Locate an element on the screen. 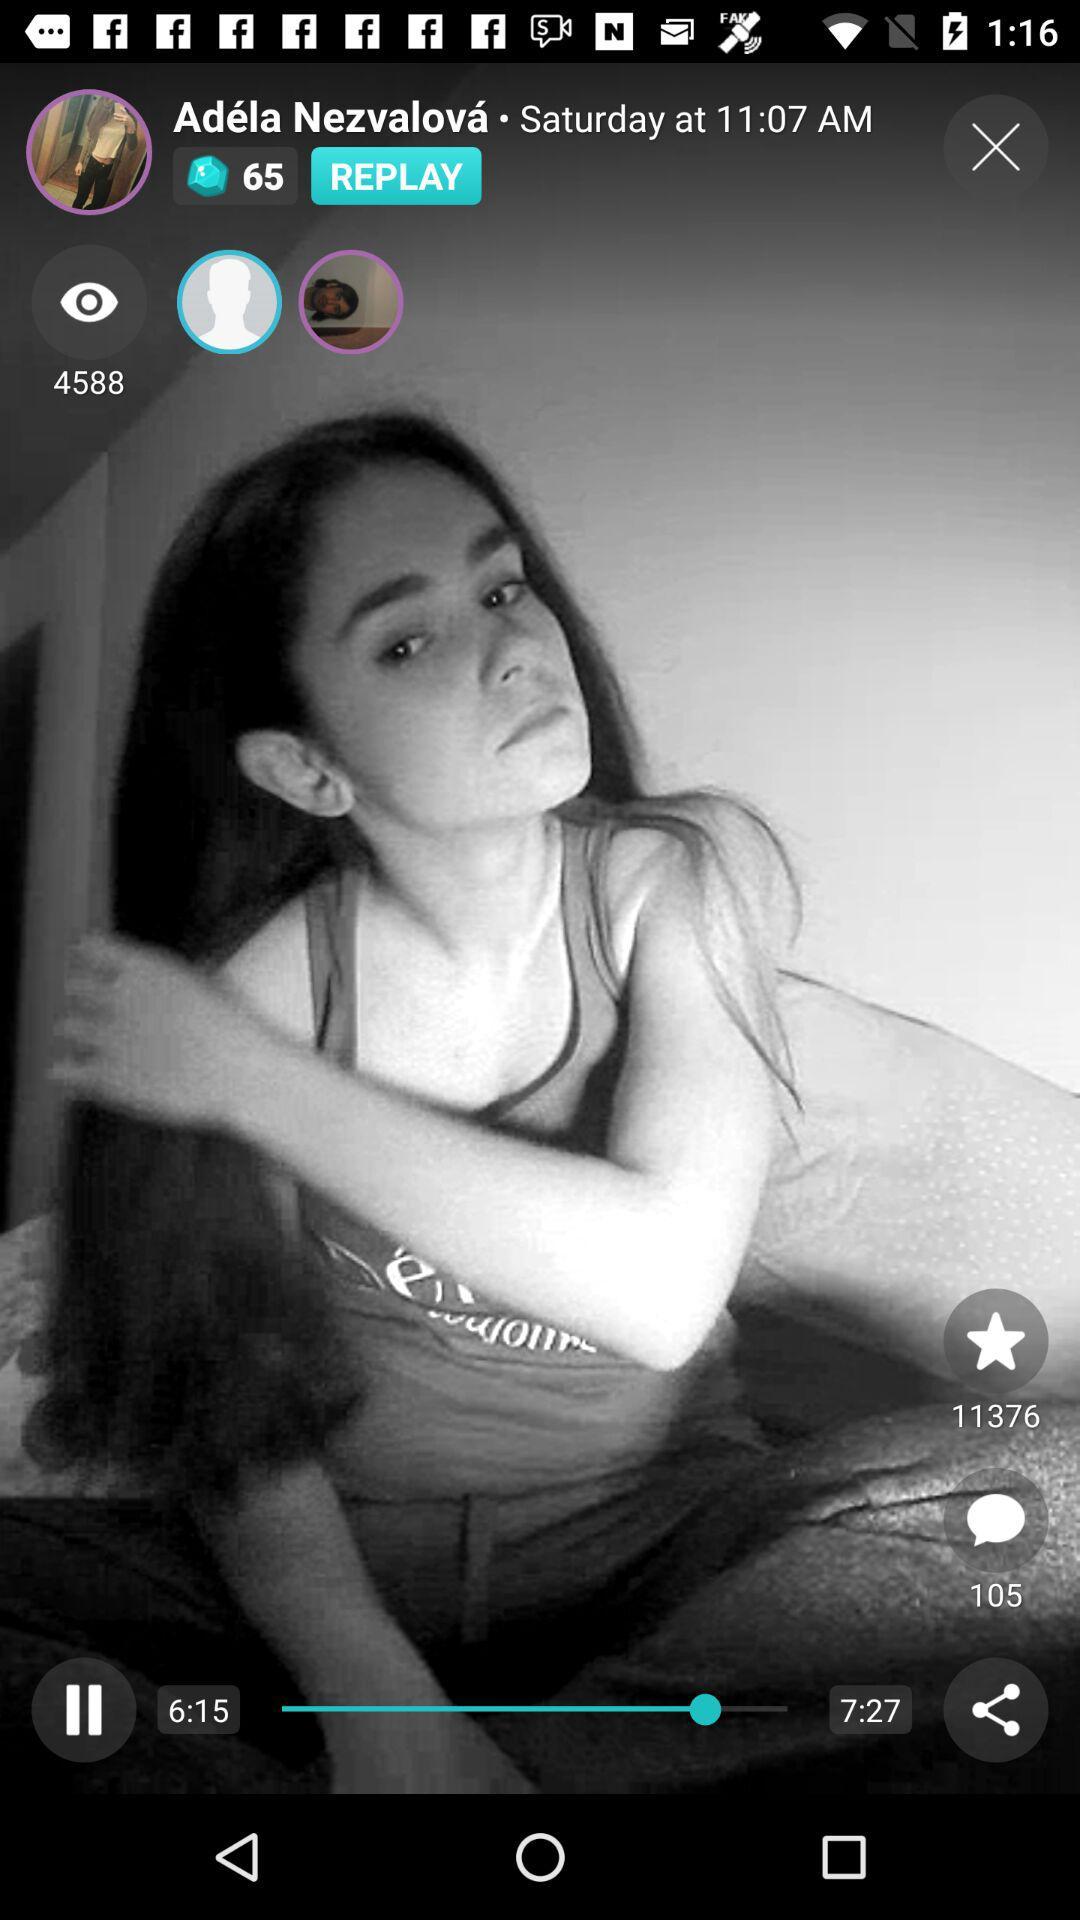 This screenshot has height=1920, width=1080. total viewers is located at coordinates (88, 301).